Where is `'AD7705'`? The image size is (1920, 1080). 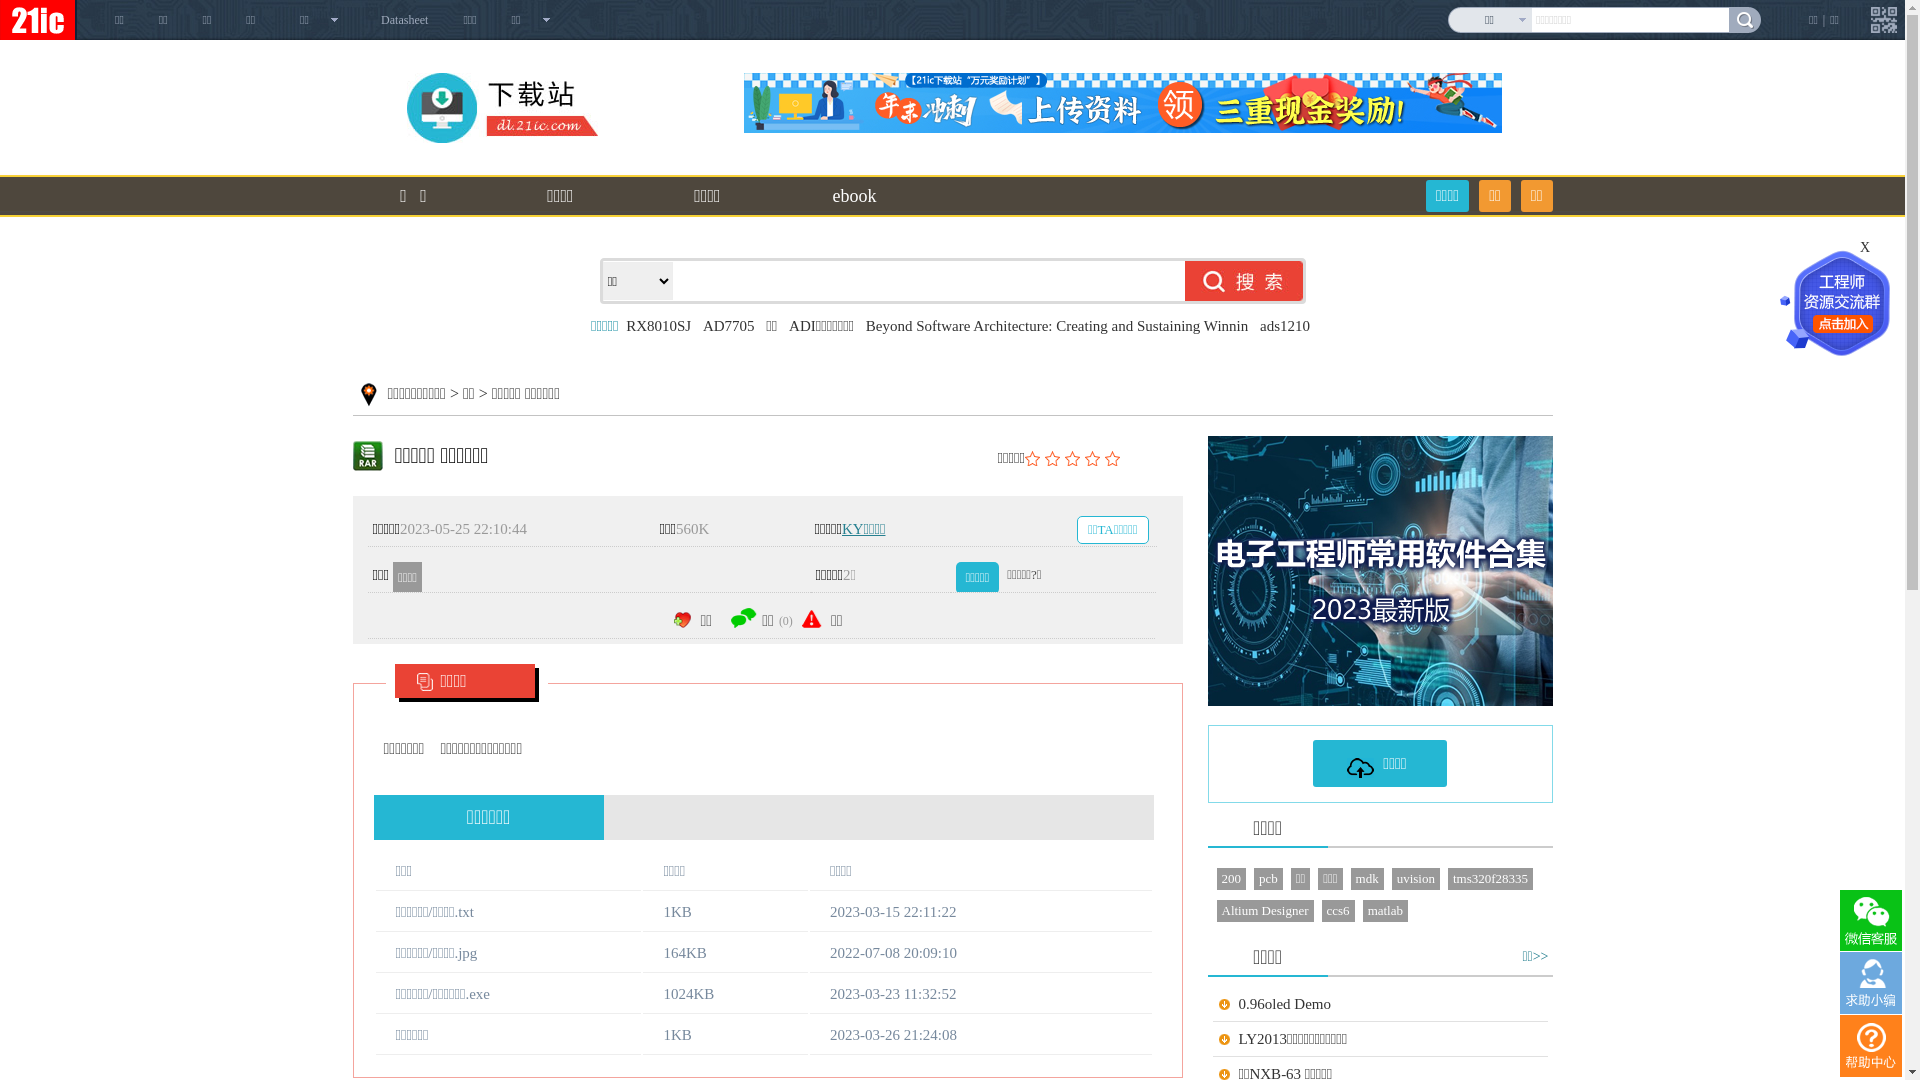
'AD7705' is located at coordinates (728, 325).